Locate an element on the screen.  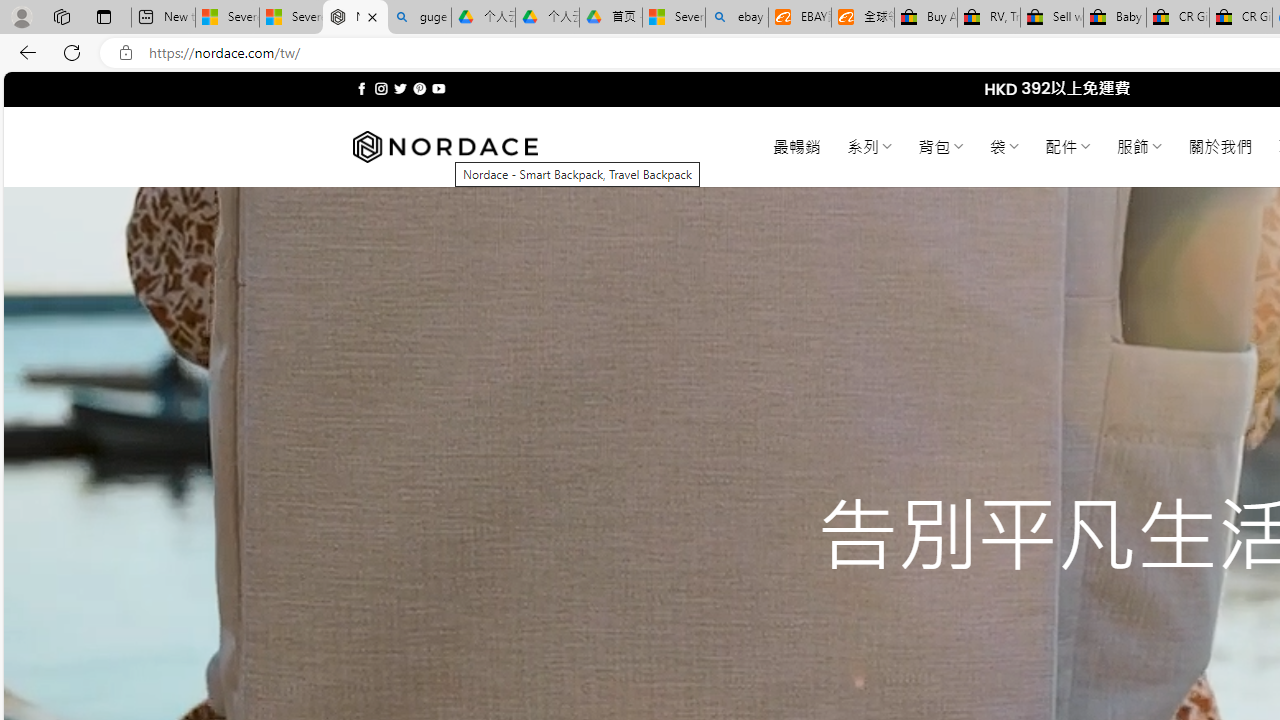
'Follow on Instagram' is located at coordinates (381, 88).